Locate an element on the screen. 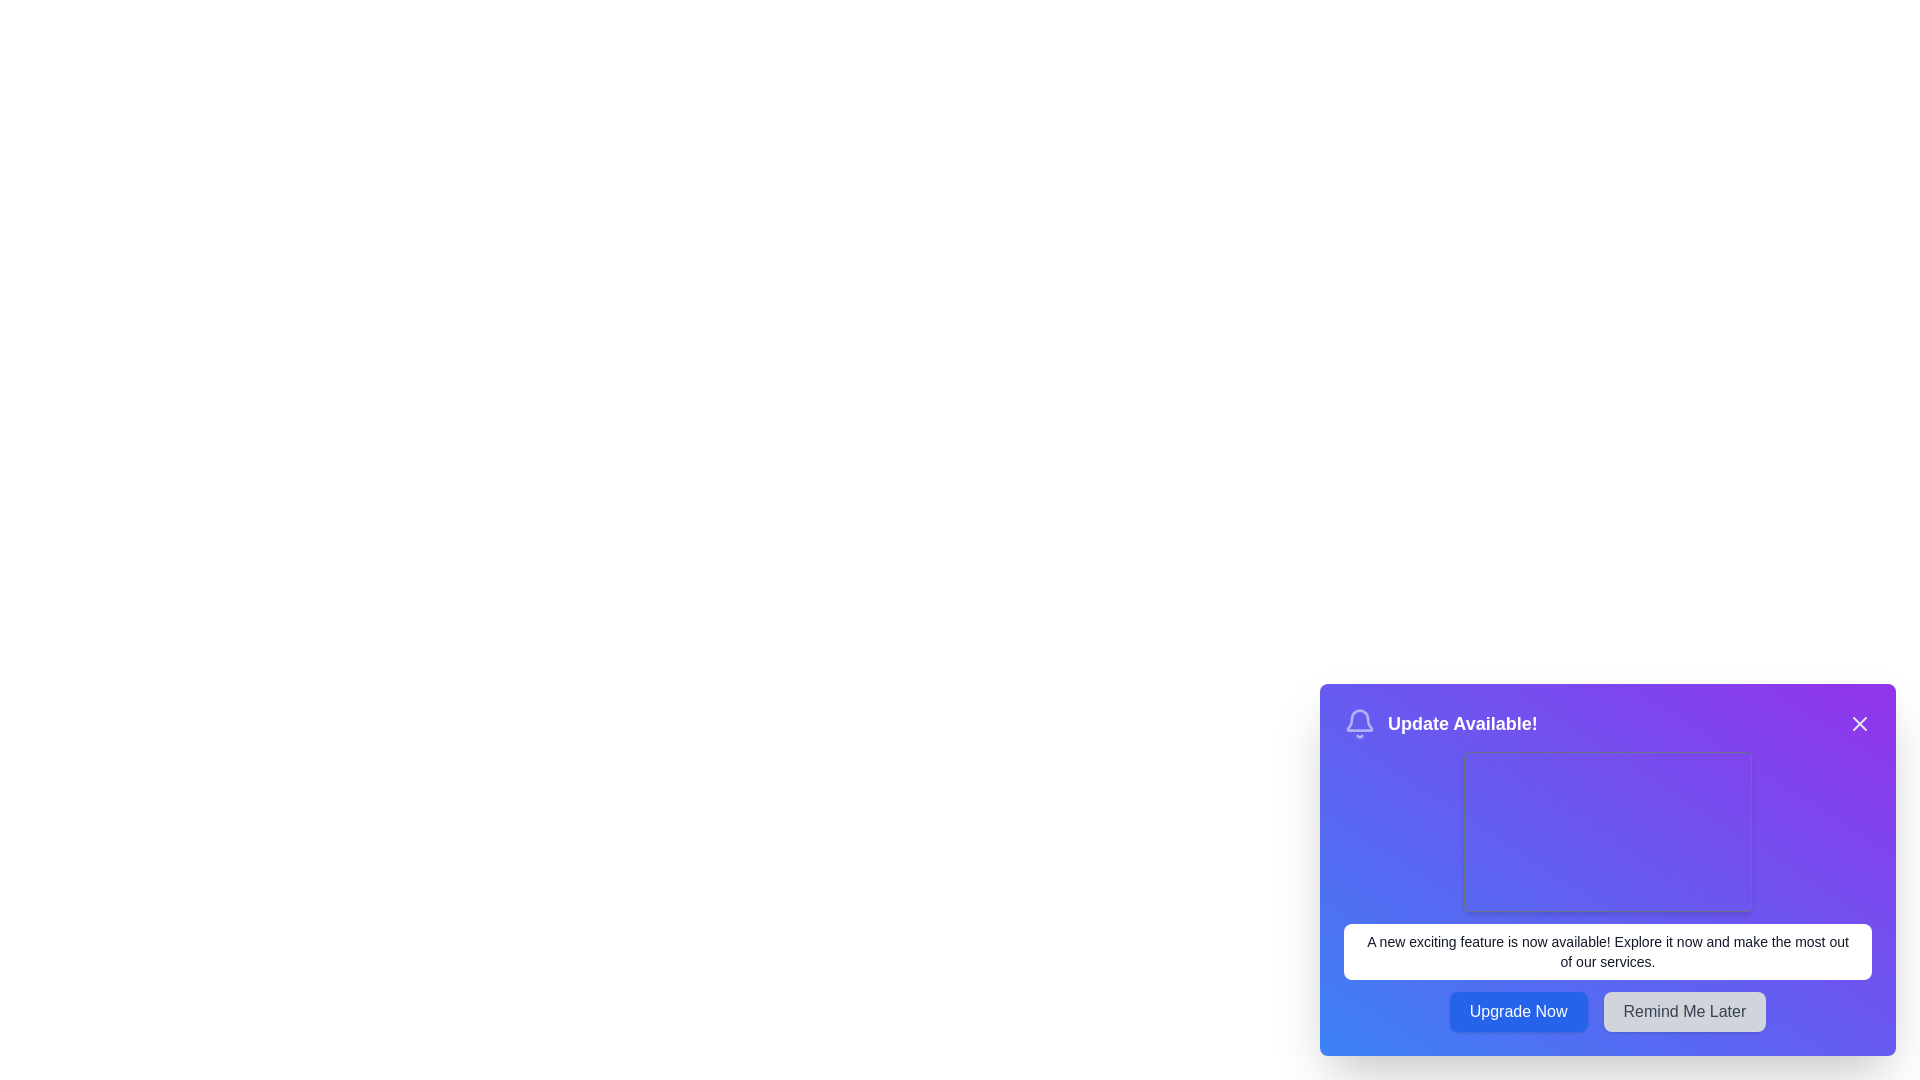  the button Remind Me Later to observe its hover effect is located at coordinates (1683, 1011).